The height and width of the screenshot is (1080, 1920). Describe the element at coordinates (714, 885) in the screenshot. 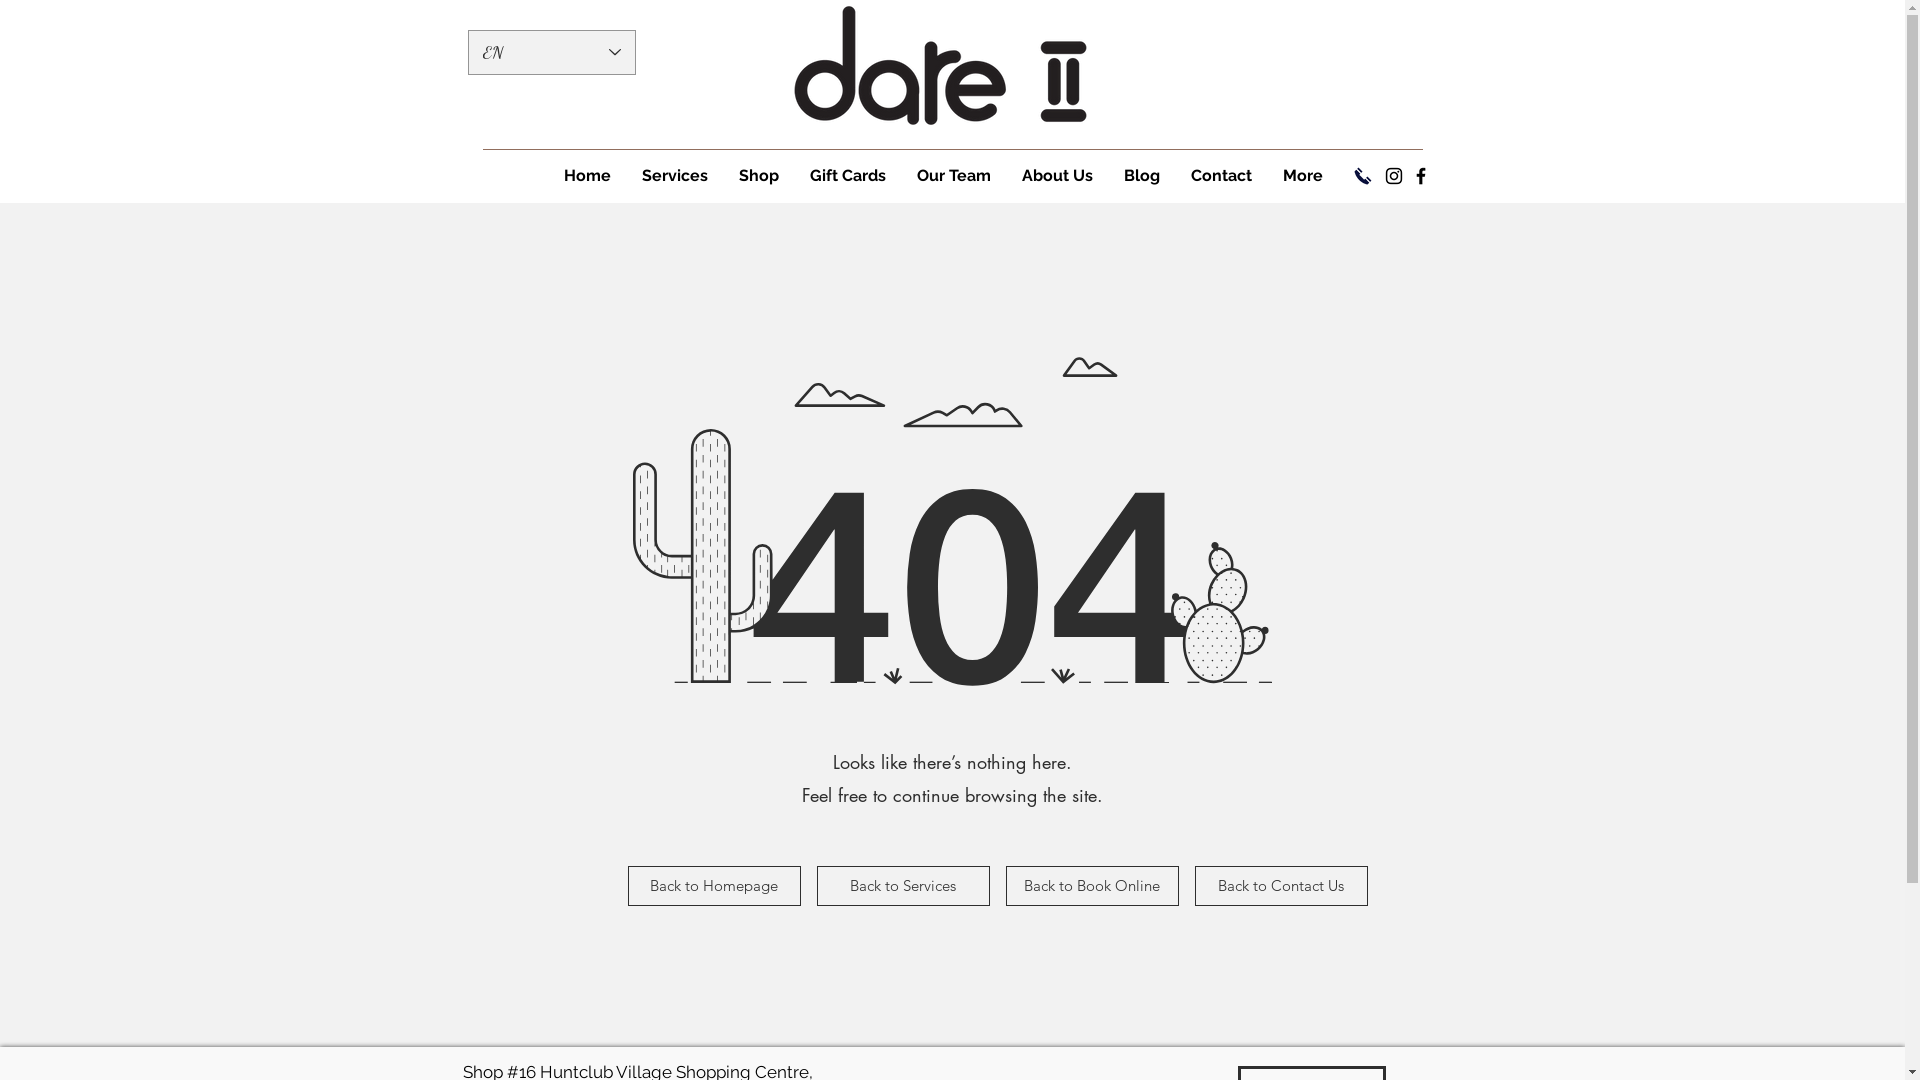

I see `'Back to Homepage'` at that location.